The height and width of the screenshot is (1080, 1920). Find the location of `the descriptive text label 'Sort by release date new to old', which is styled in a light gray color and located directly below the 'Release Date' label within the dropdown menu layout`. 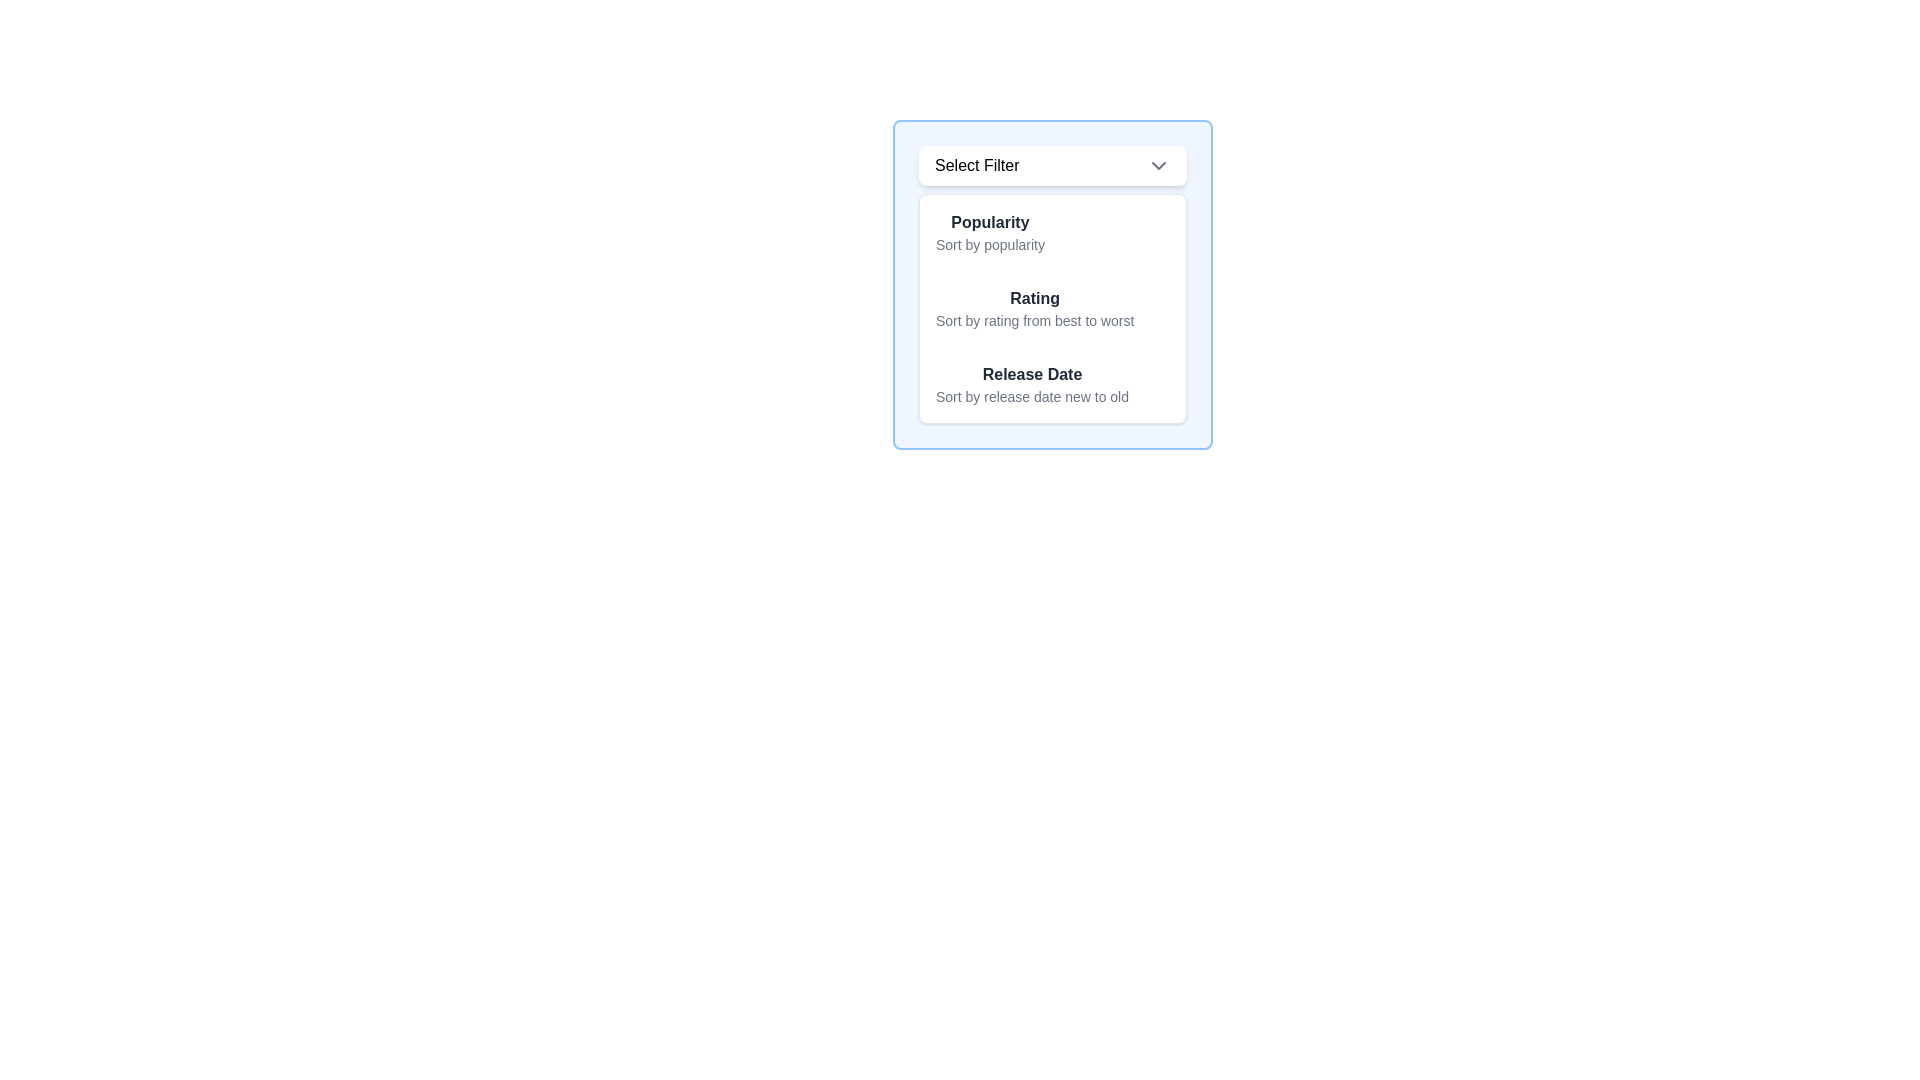

the descriptive text label 'Sort by release date new to old', which is styled in a light gray color and located directly below the 'Release Date' label within the dropdown menu layout is located at coordinates (1032, 397).